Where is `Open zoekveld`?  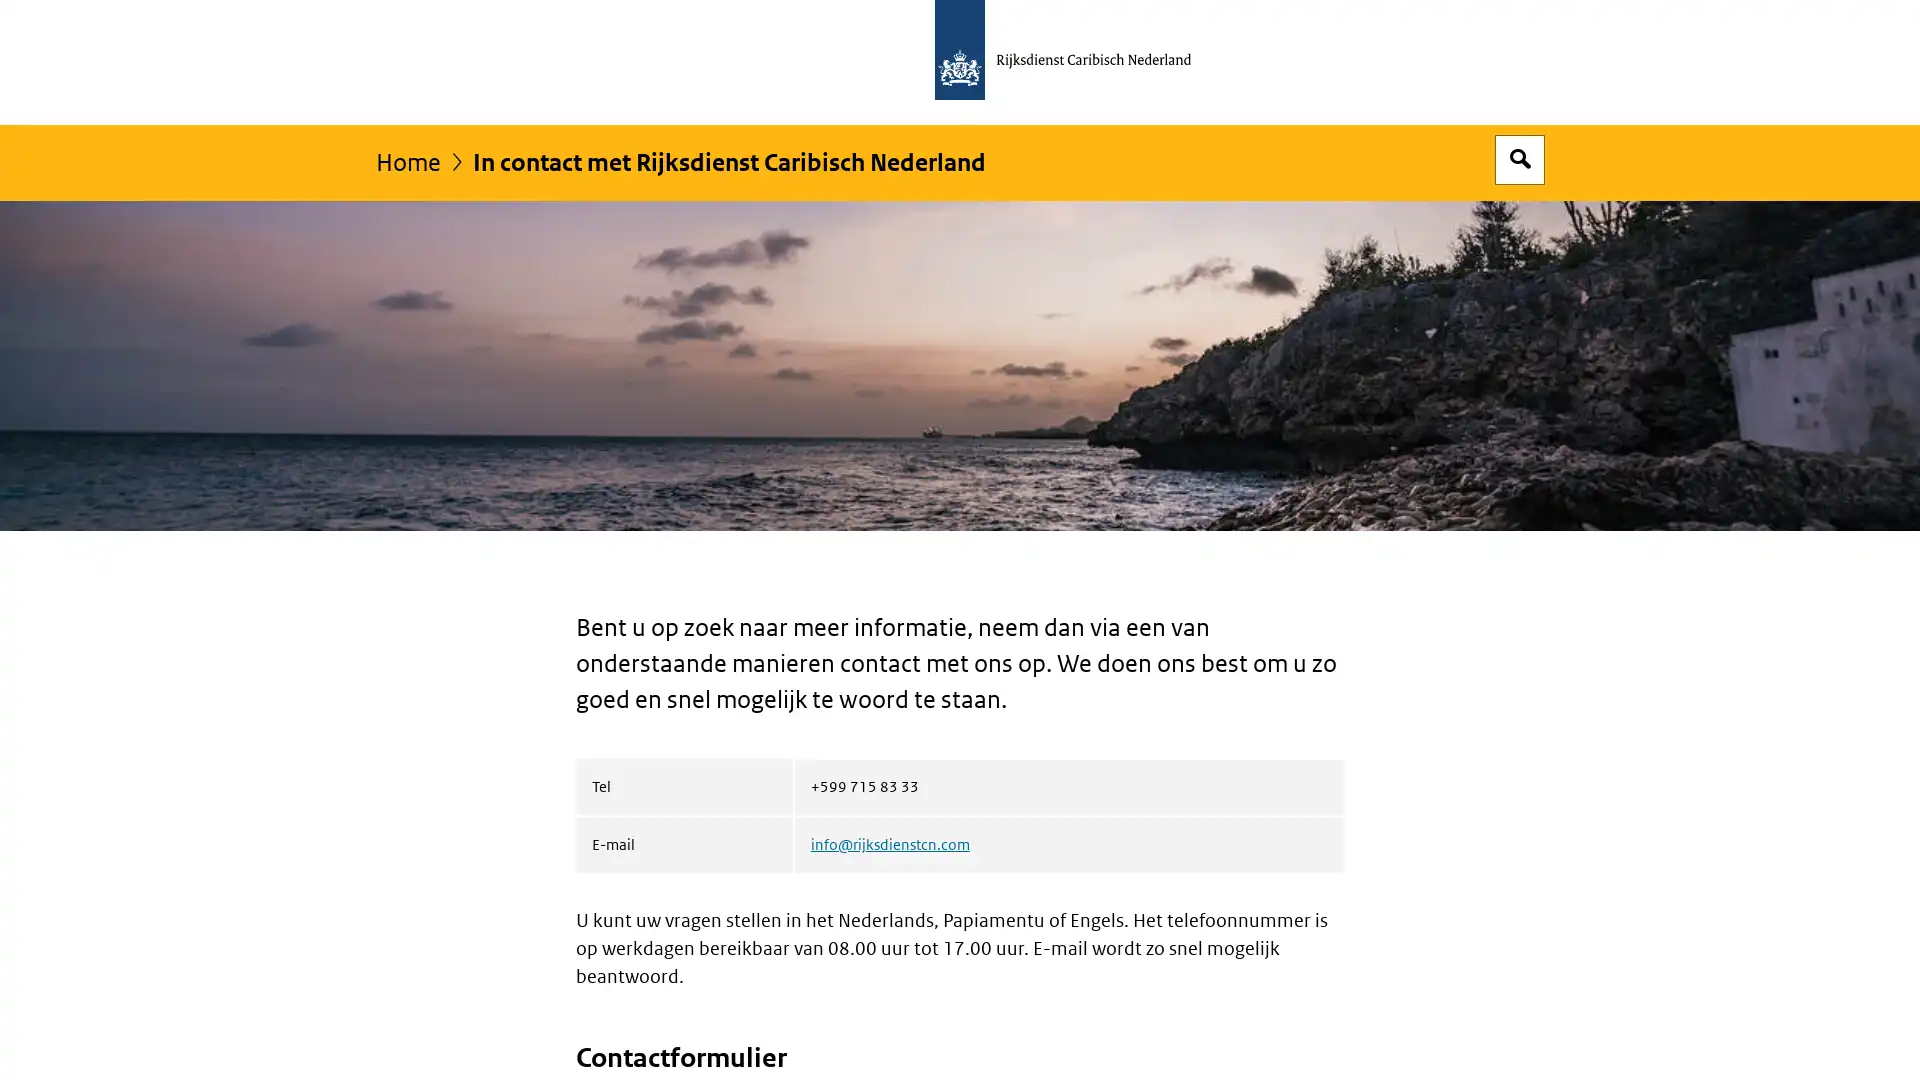
Open zoekveld is located at coordinates (1520, 158).